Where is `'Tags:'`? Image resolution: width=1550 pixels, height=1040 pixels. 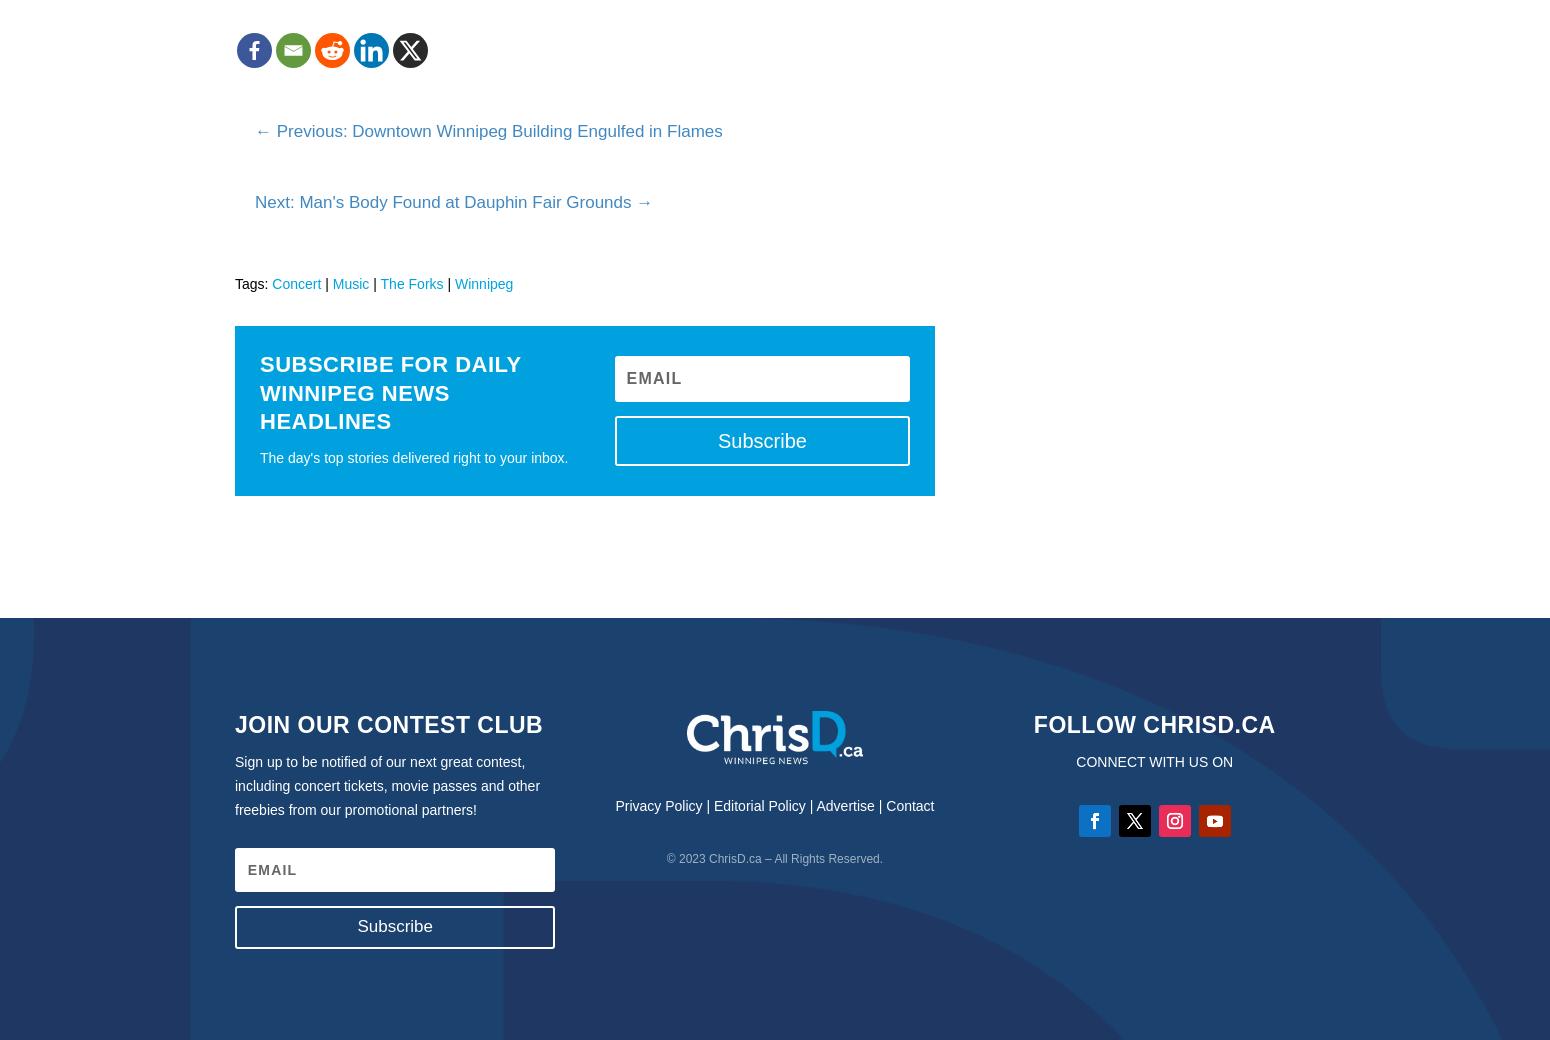
'Tags:' is located at coordinates (253, 281).